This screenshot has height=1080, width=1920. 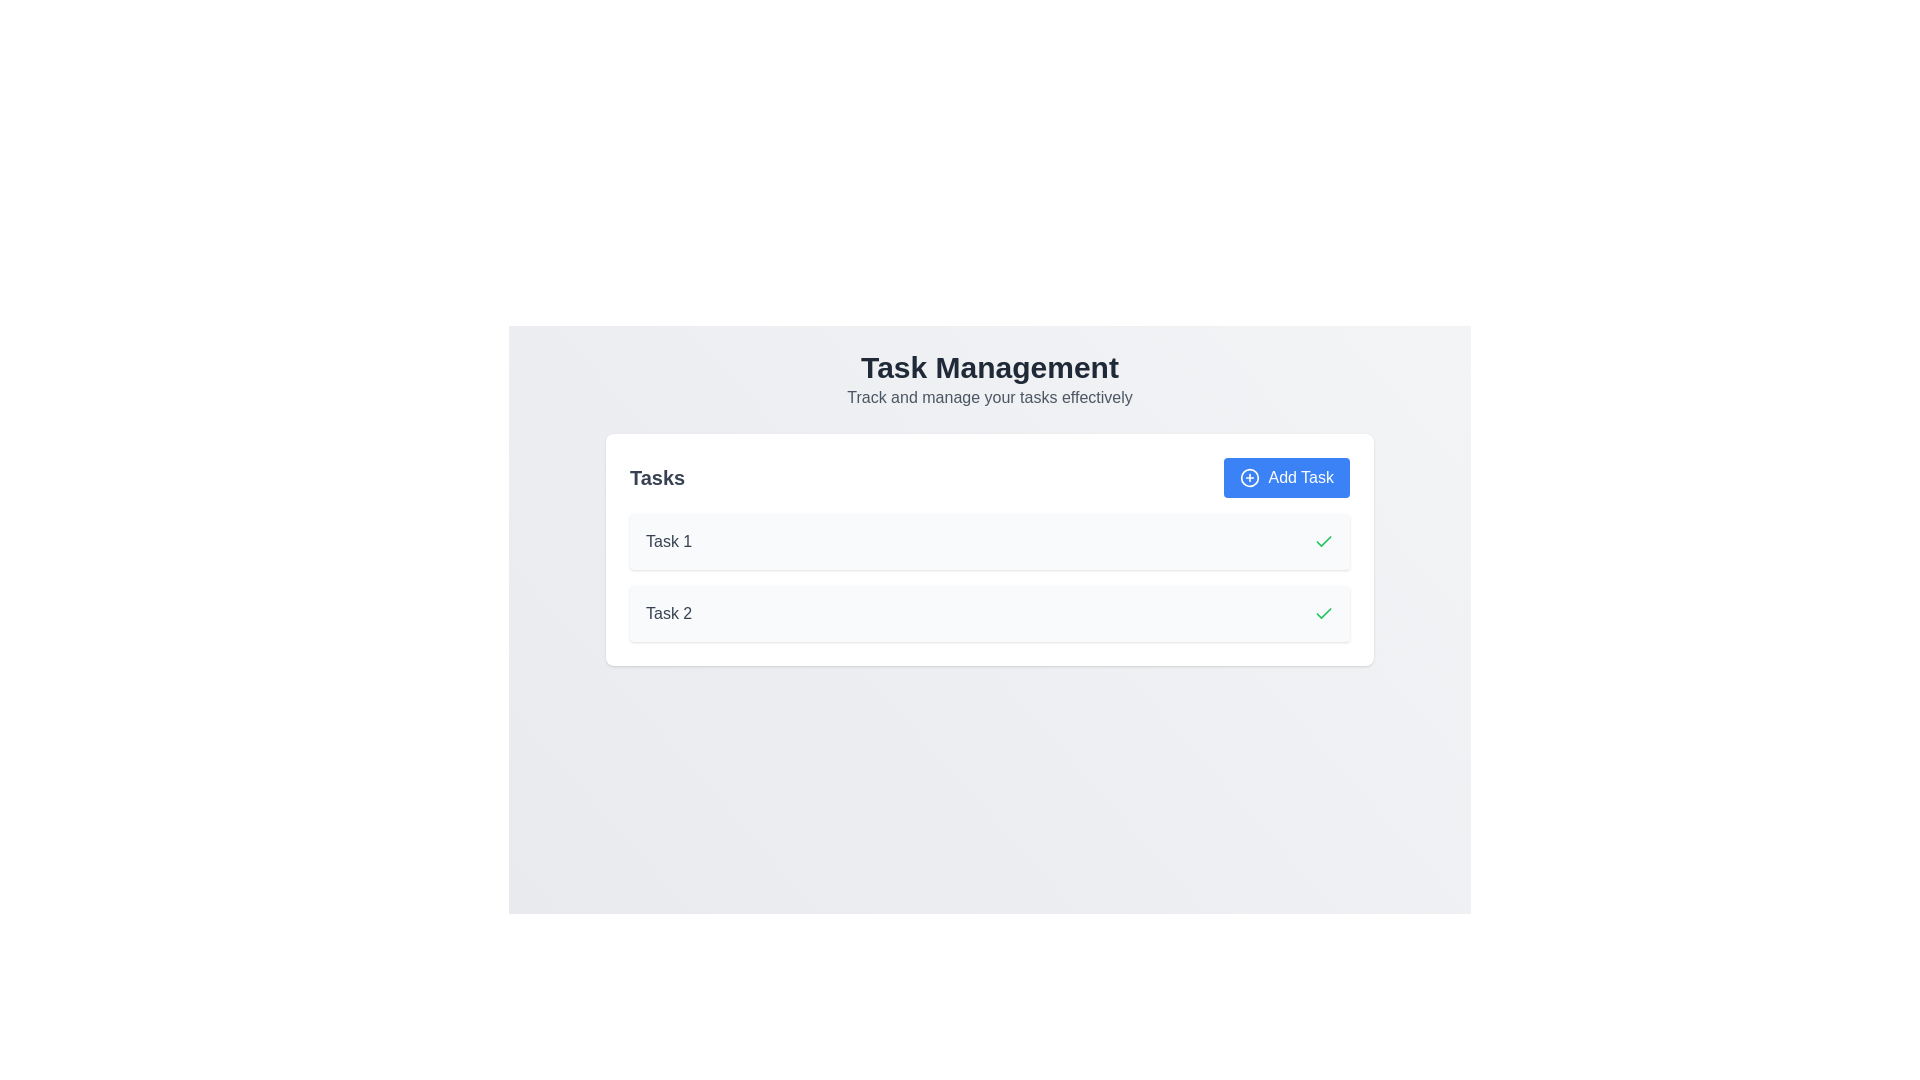 What do you see at coordinates (989, 542) in the screenshot?
I see `details about the task labeled 'Task 1' in the to-do list, which is indicated by a green checkmark and is the first item in the 'Tasks' section` at bounding box center [989, 542].